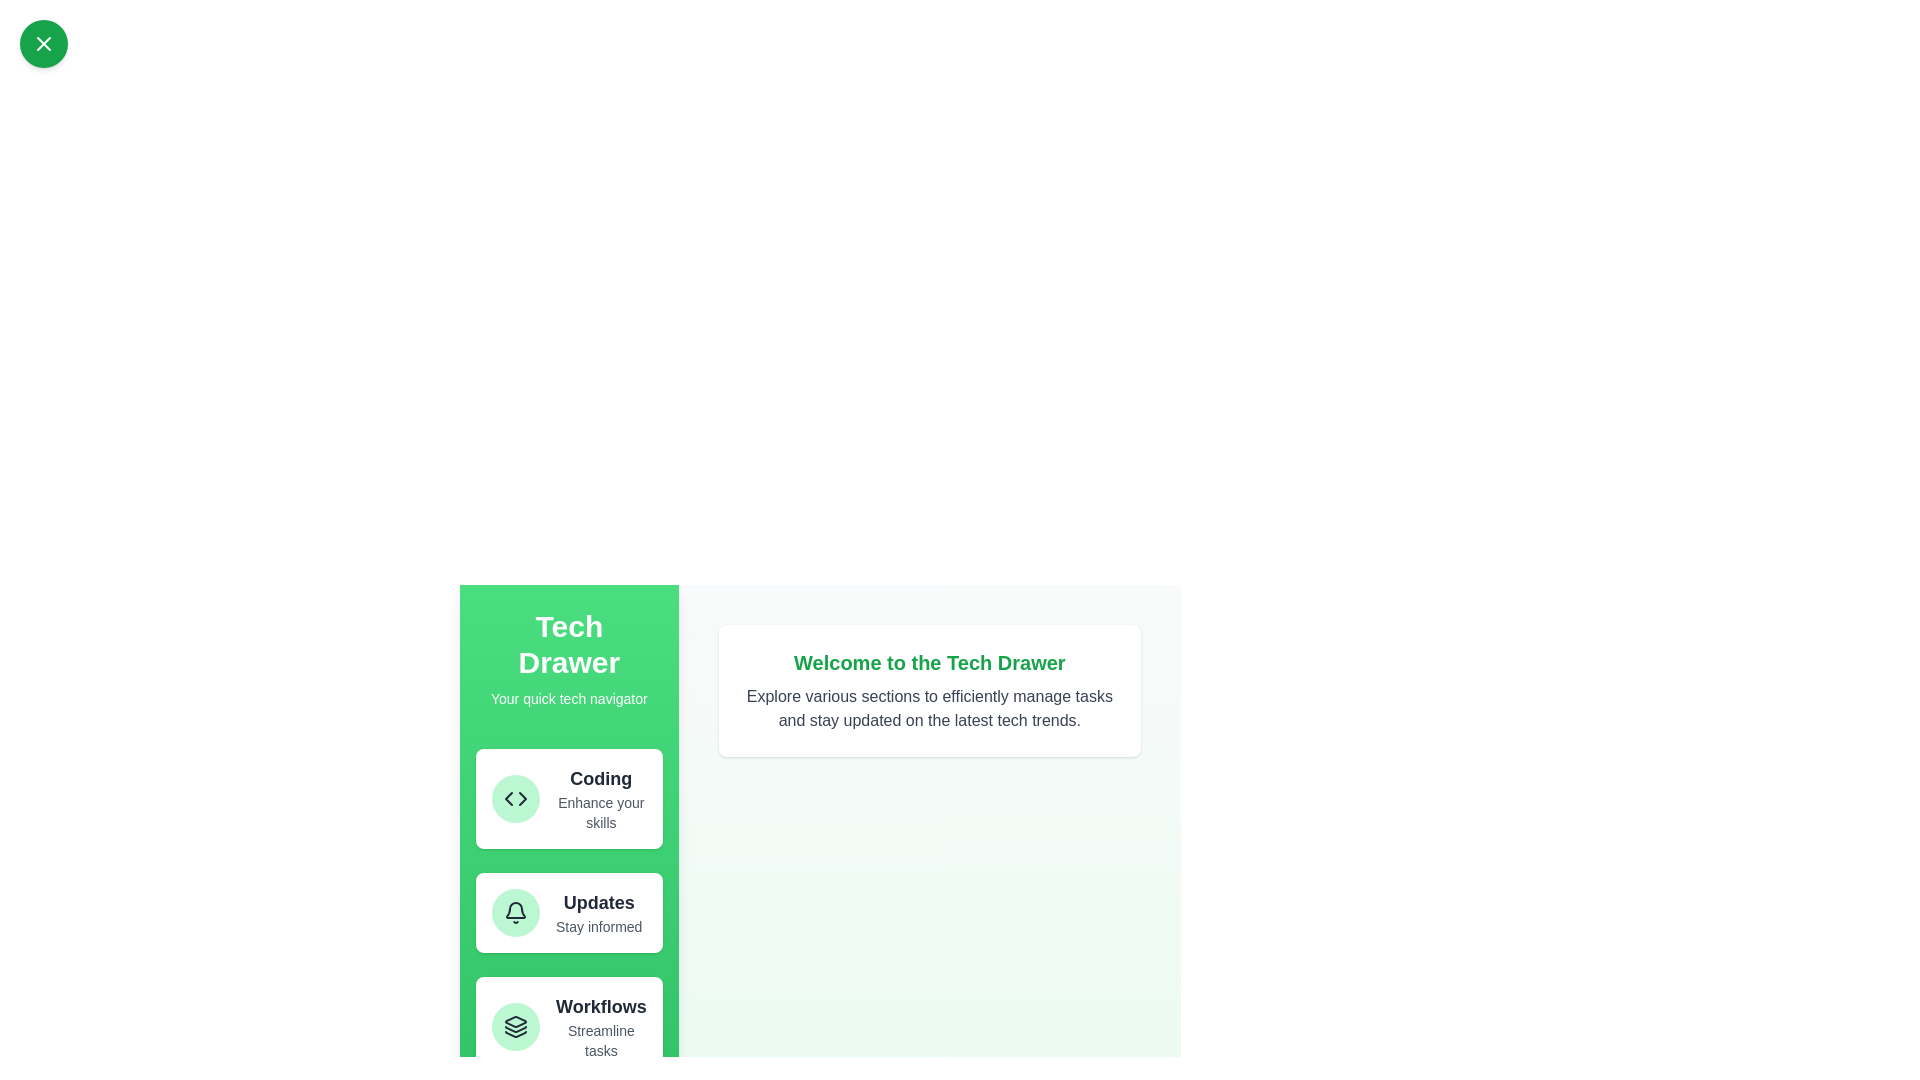 The height and width of the screenshot is (1080, 1920). I want to click on the item Coding in the drawer, so click(568, 797).